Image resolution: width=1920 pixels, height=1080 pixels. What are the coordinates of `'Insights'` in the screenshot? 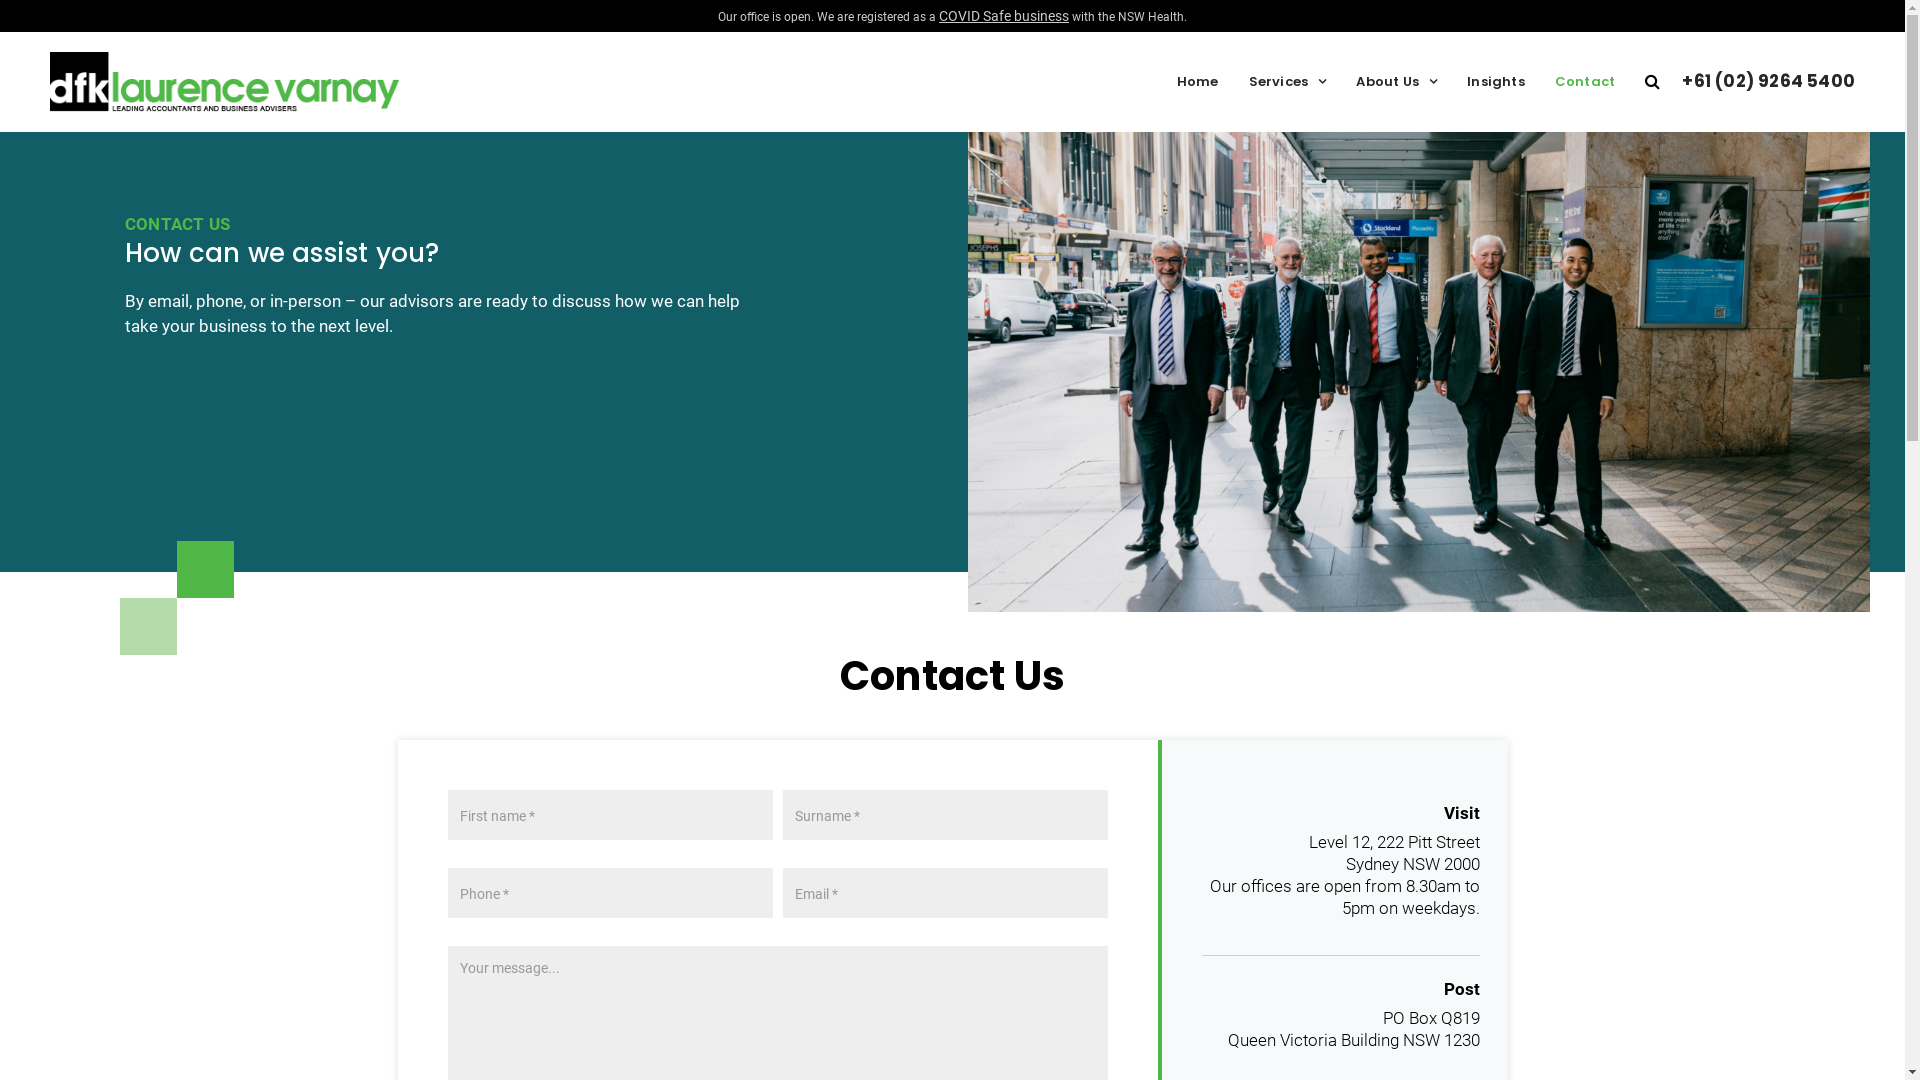 It's located at (1496, 80).